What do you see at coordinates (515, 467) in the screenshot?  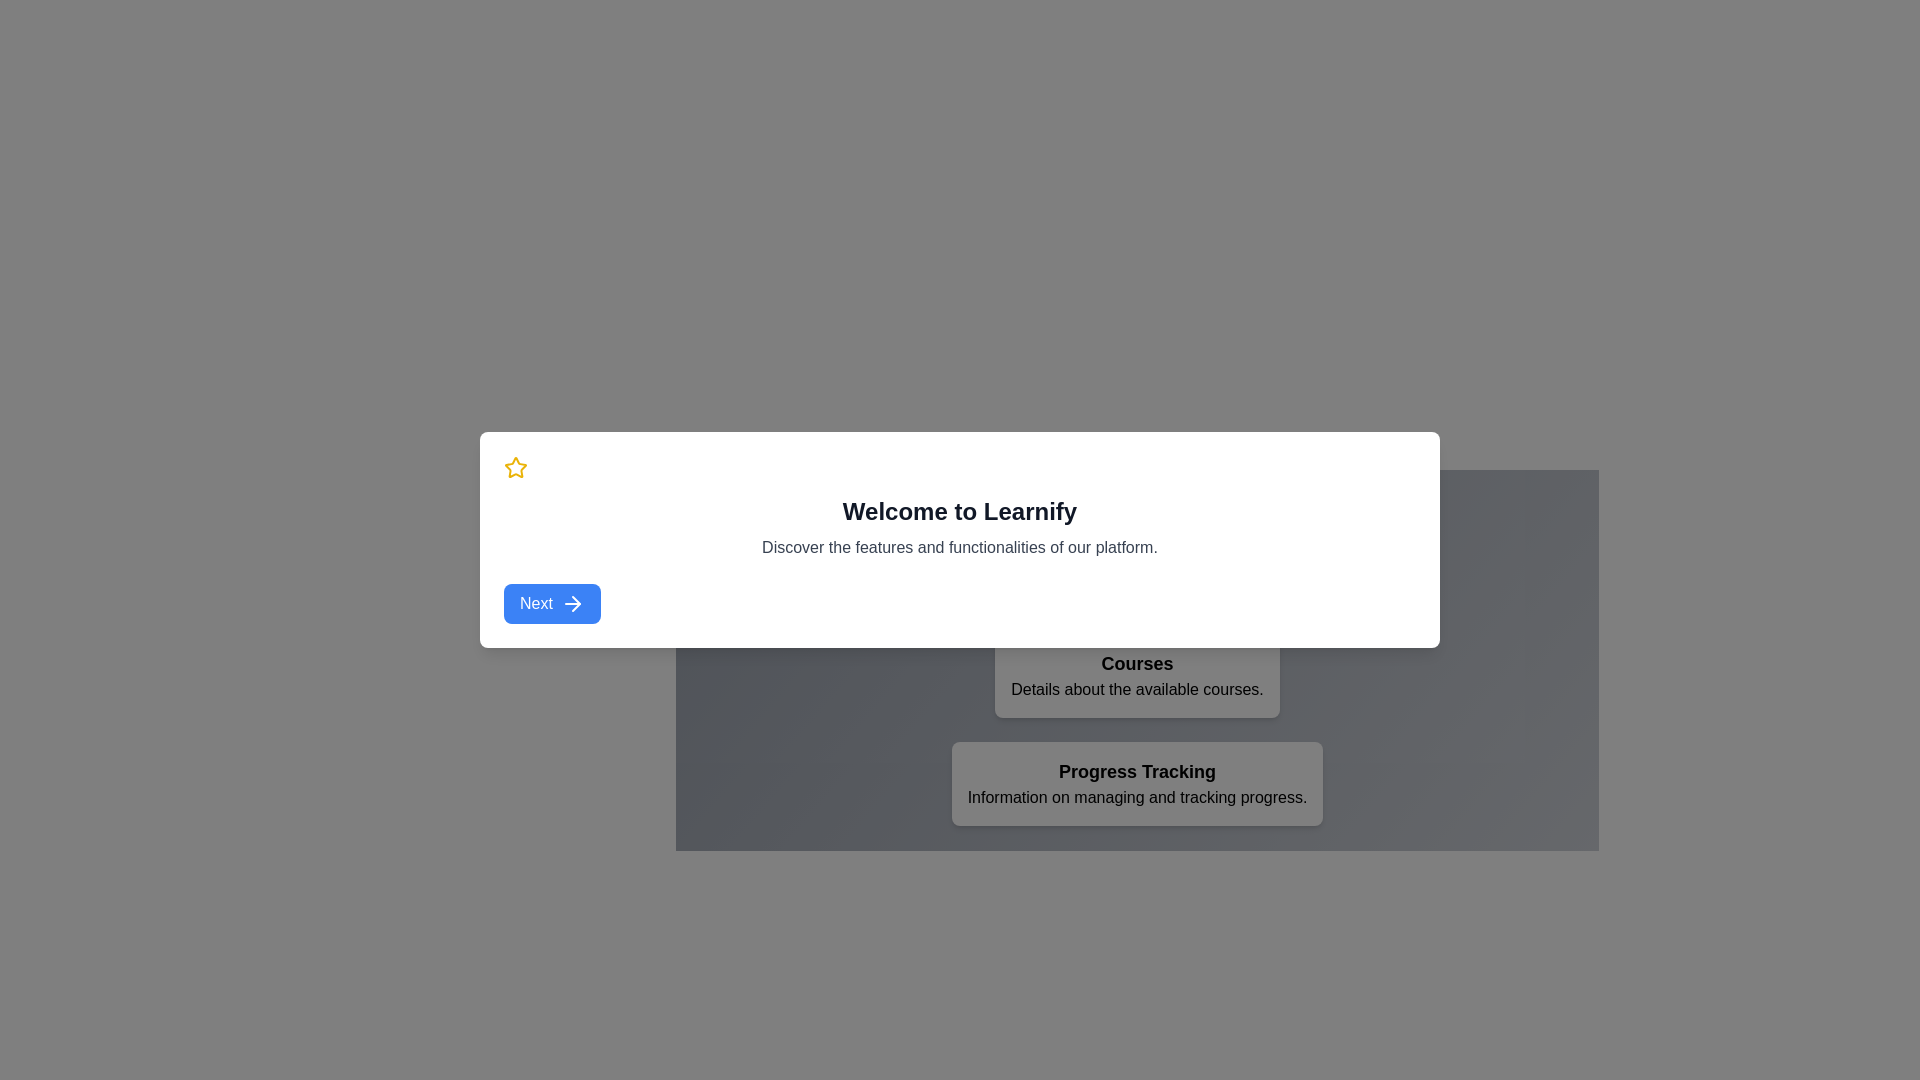 I see `the star icon located in the upper-left corner of the white modal pop-up window, near the top-left corner of the window's header area` at bounding box center [515, 467].